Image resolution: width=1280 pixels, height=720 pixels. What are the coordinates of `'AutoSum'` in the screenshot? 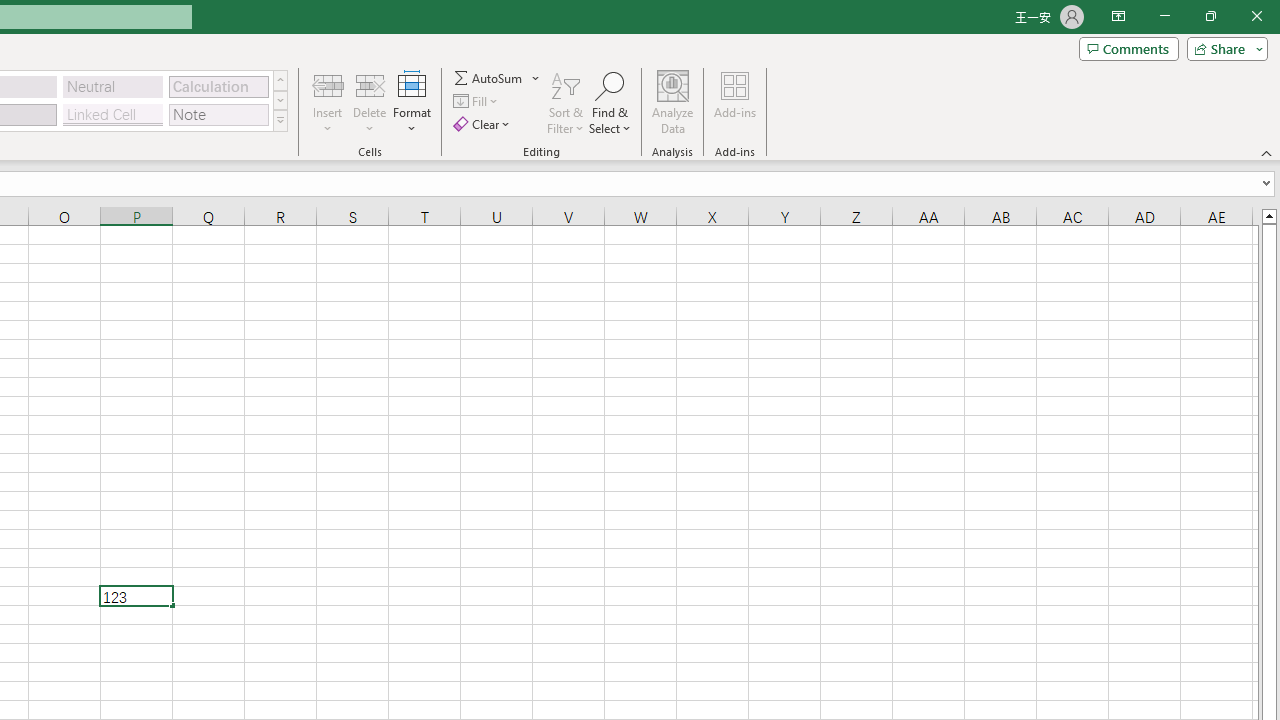 It's located at (497, 77).